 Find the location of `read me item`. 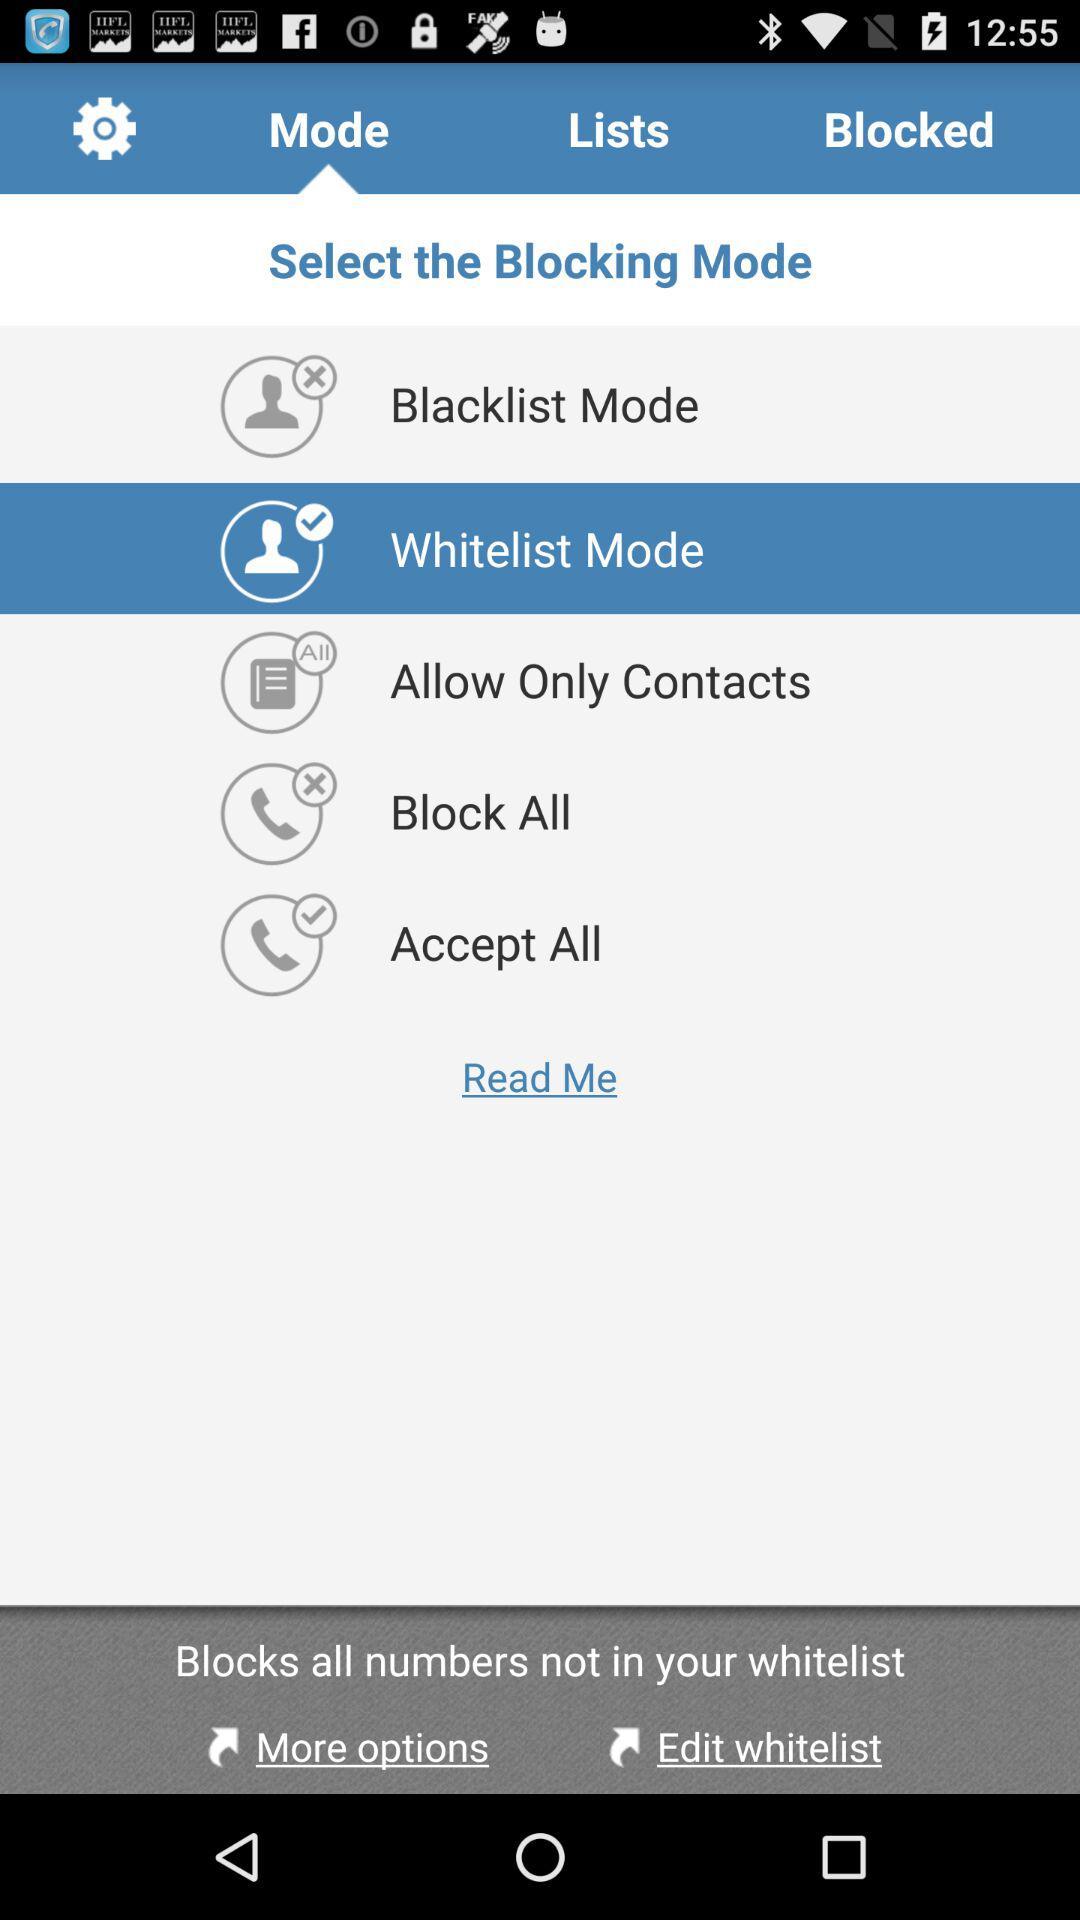

read me item is located at coordinates (538, 1075).